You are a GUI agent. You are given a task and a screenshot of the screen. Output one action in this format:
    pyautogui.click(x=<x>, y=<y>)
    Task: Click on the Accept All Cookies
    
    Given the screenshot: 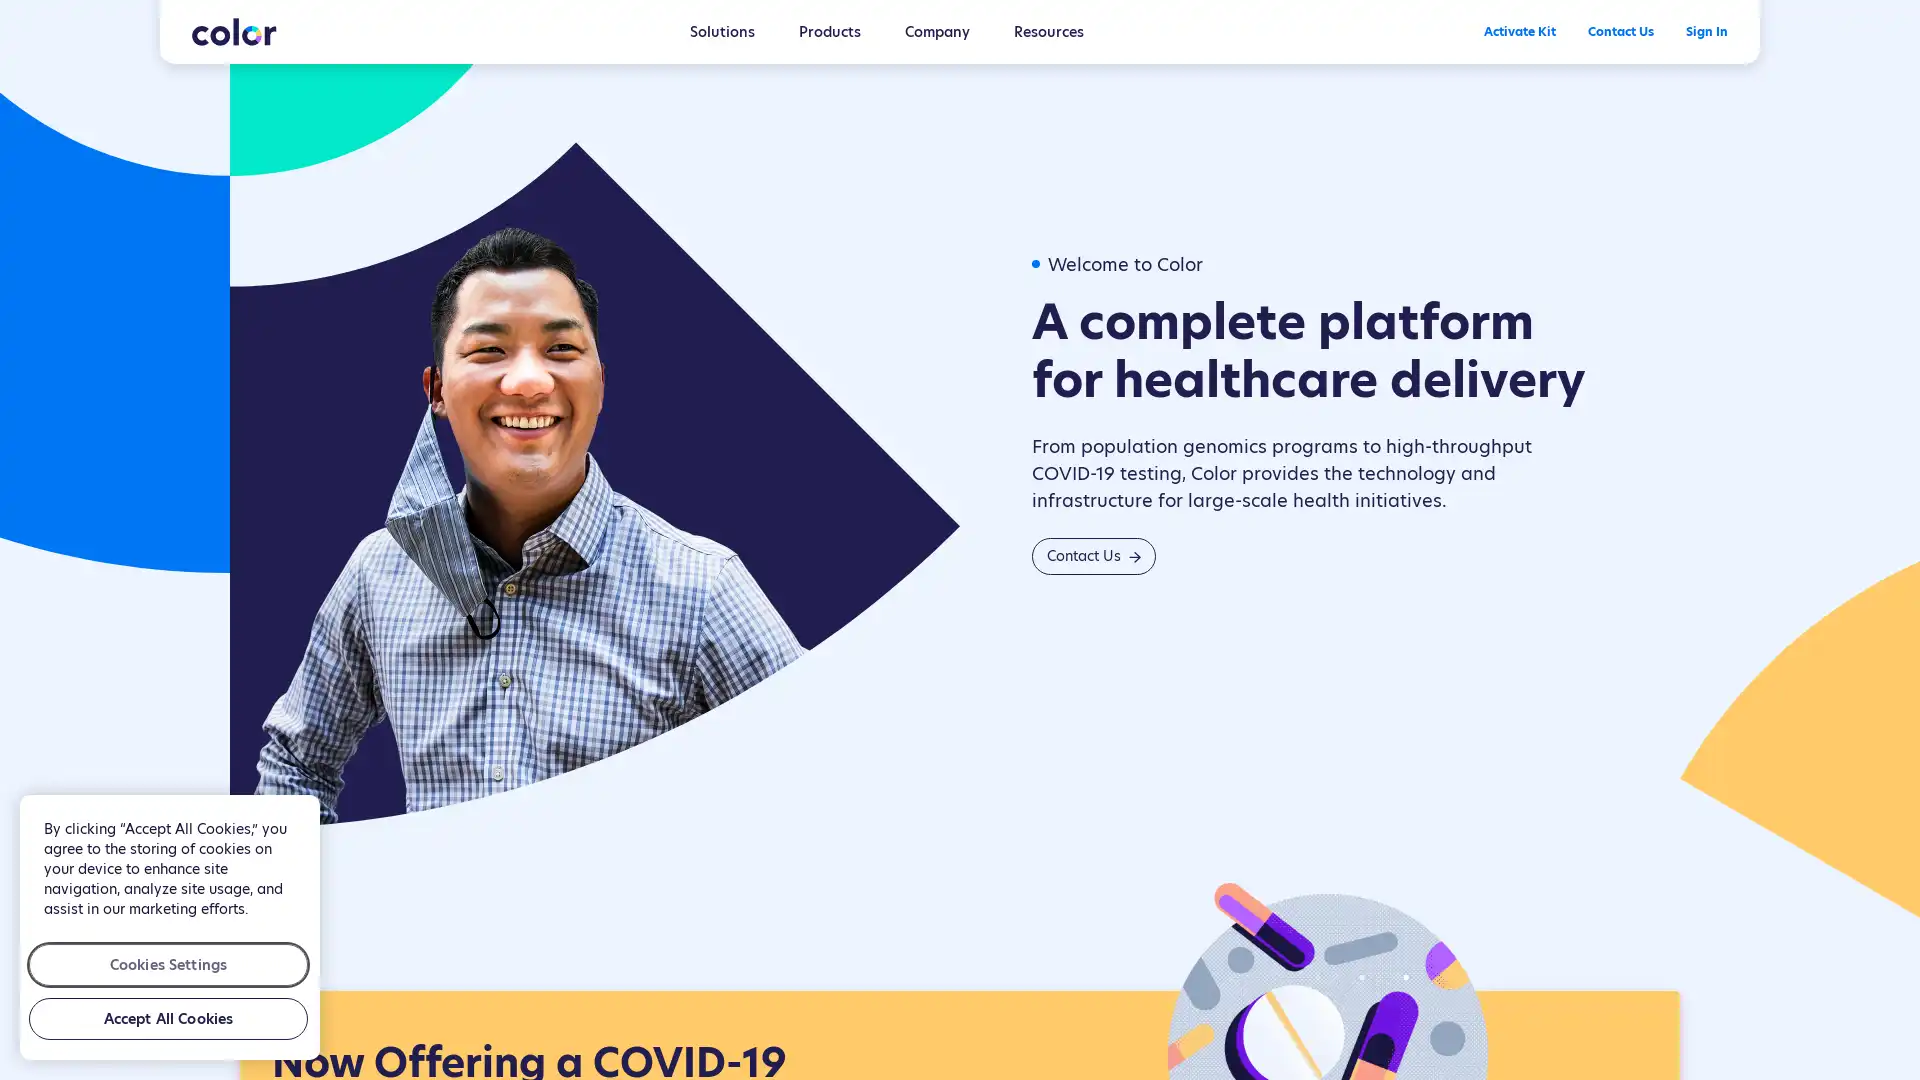 What is the action you would take?
    pyautogui.click(x=168, y=1018)
    